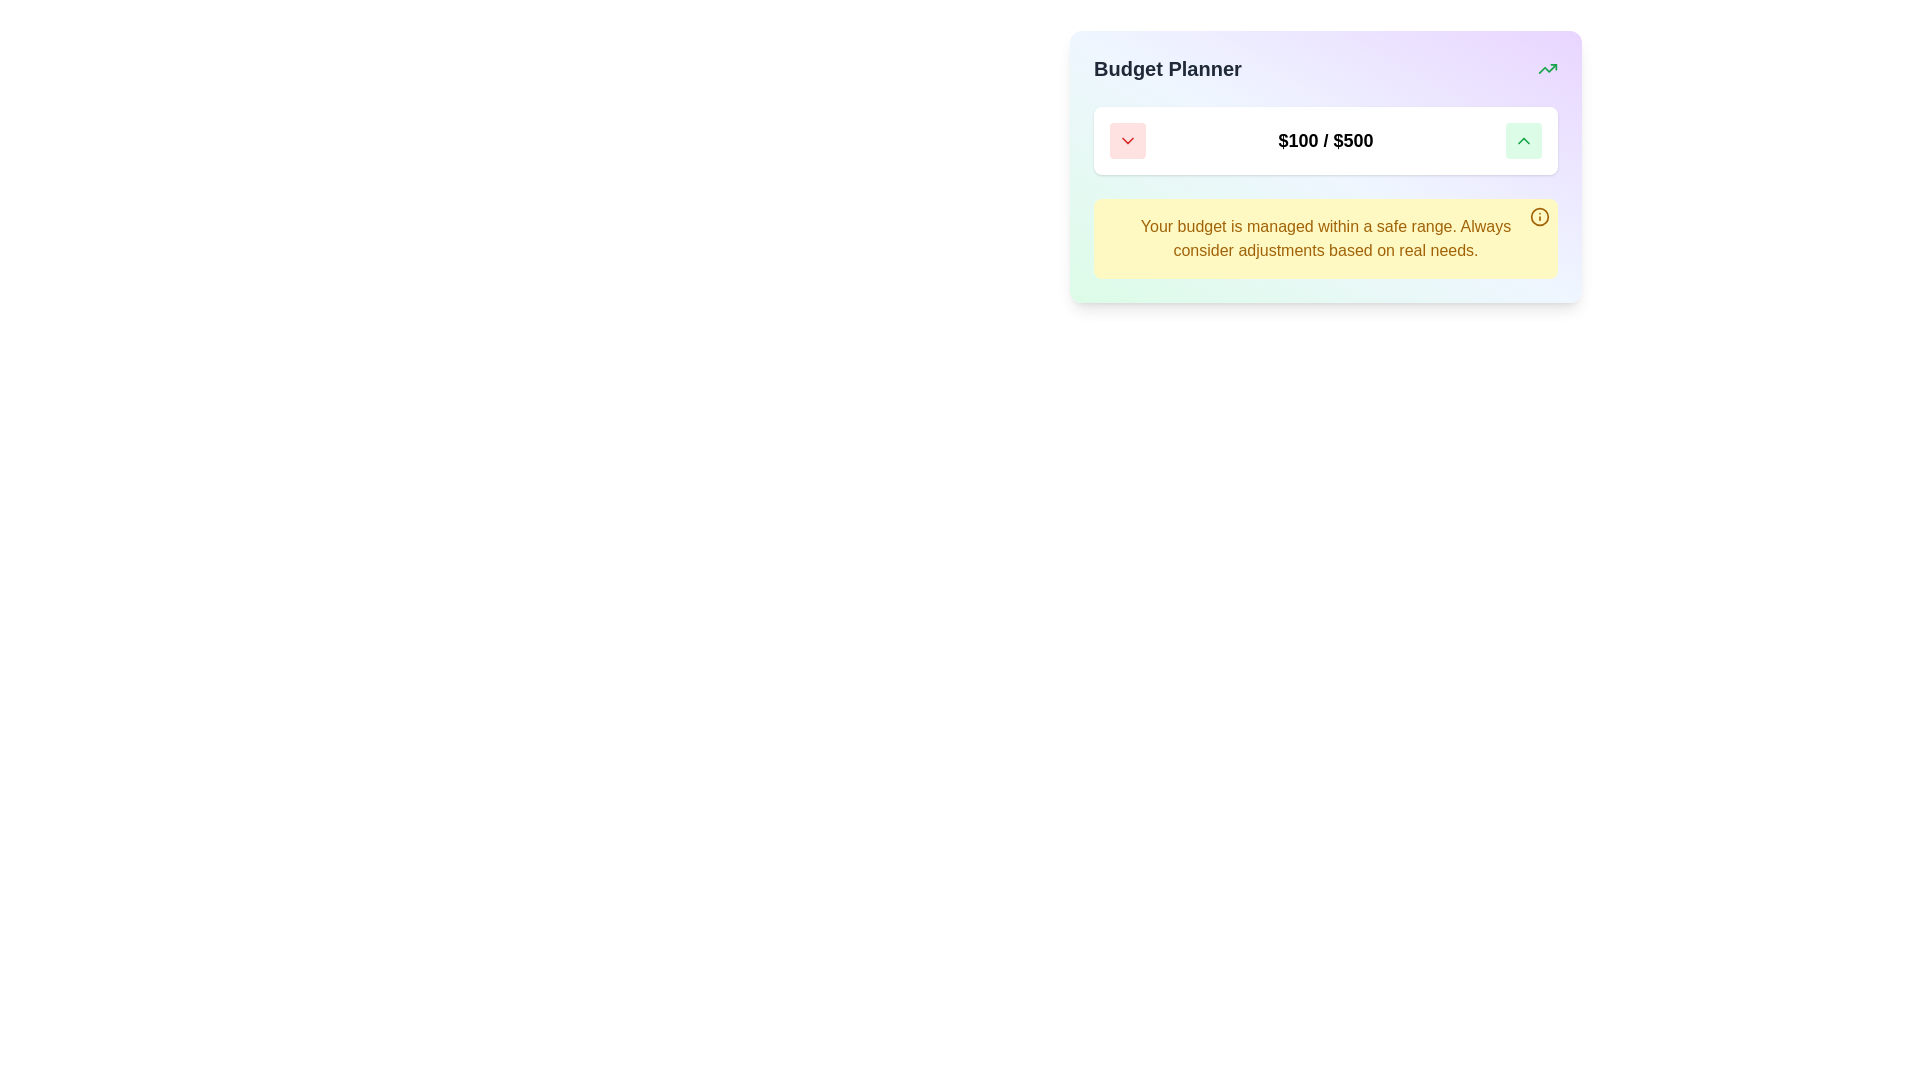 This screenshot has width=1920, height=1080. I want to click on the interactive button located to the far left of the text '$100 / $500' within the budget planner component to change its color, so click(1128, 140).